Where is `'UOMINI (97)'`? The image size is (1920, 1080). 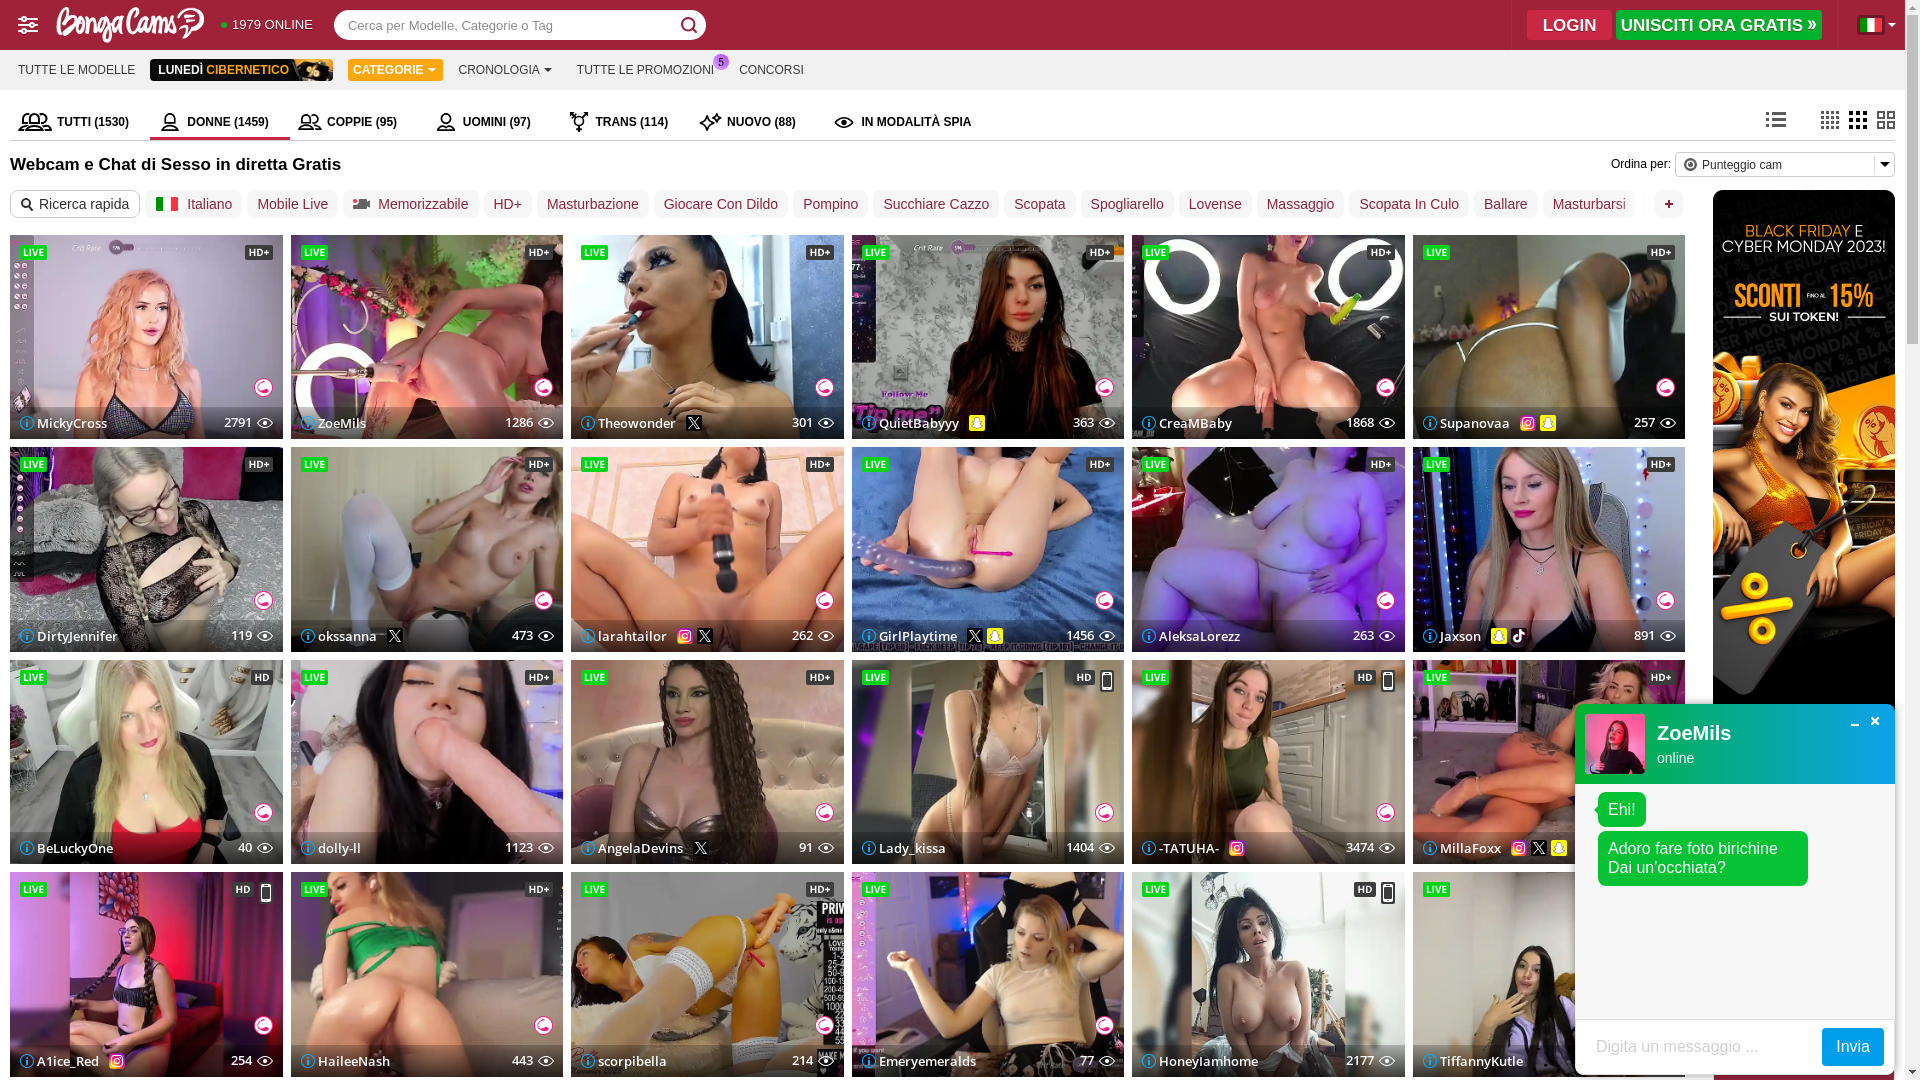
'UOMINI (97)' is located at coordinates (493, 122).